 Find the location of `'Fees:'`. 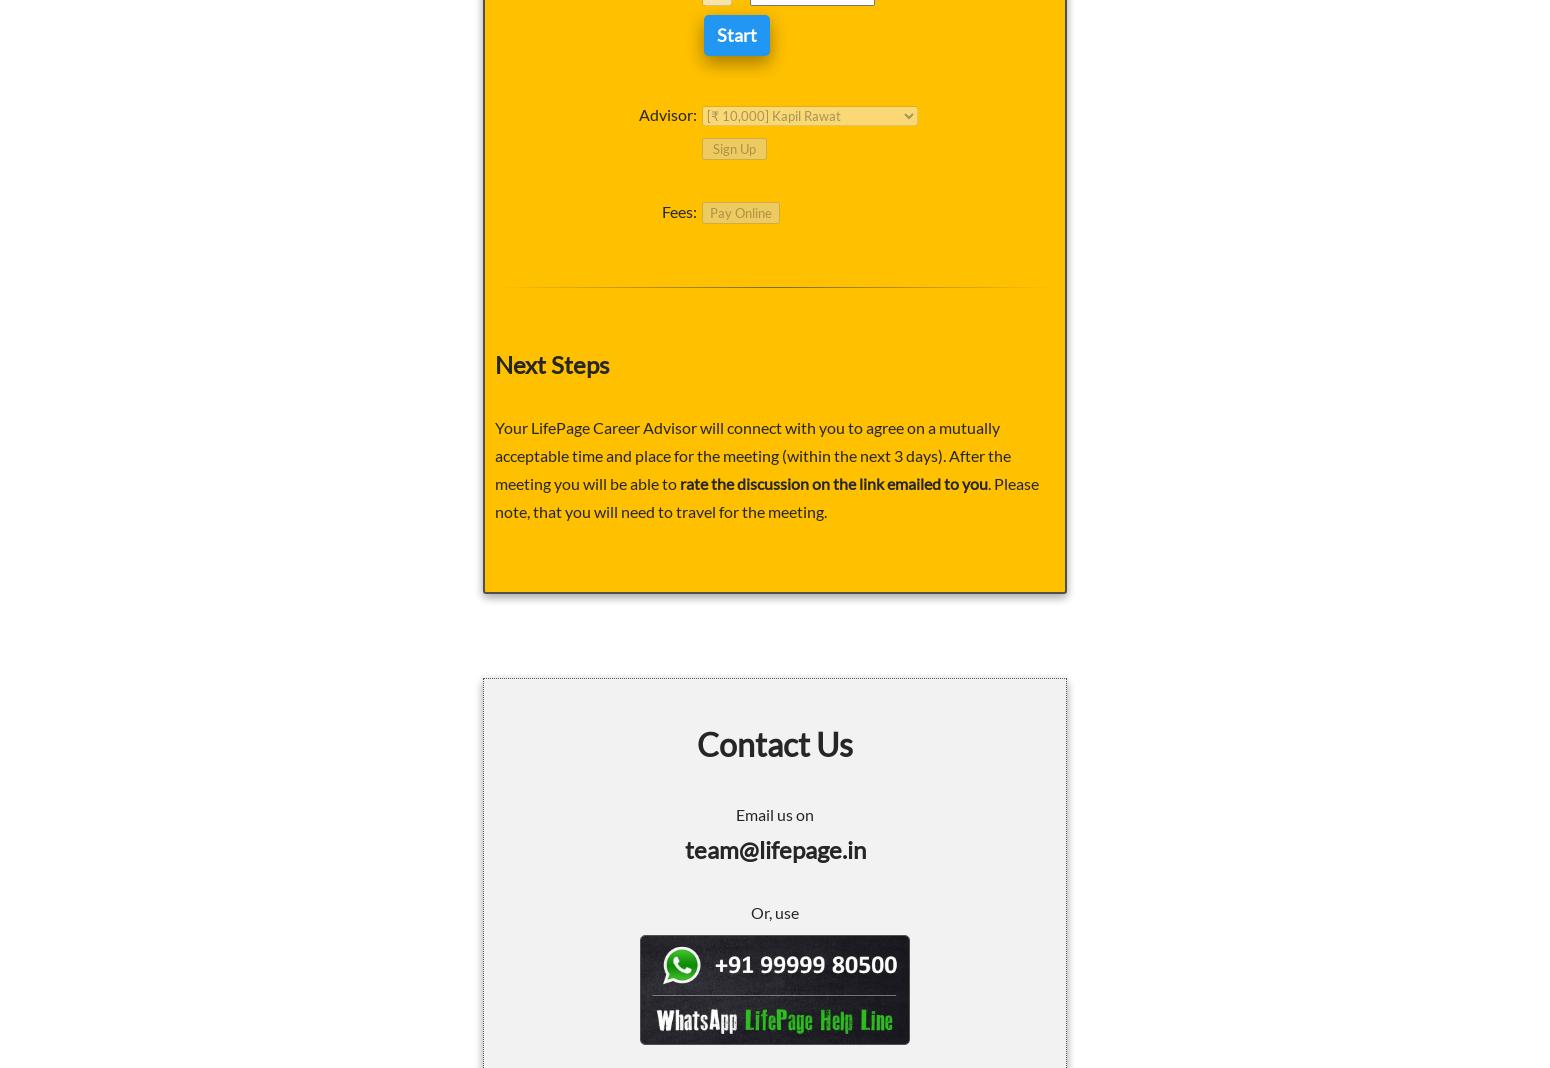

'Fees:' is located at coordinates (678, 211).